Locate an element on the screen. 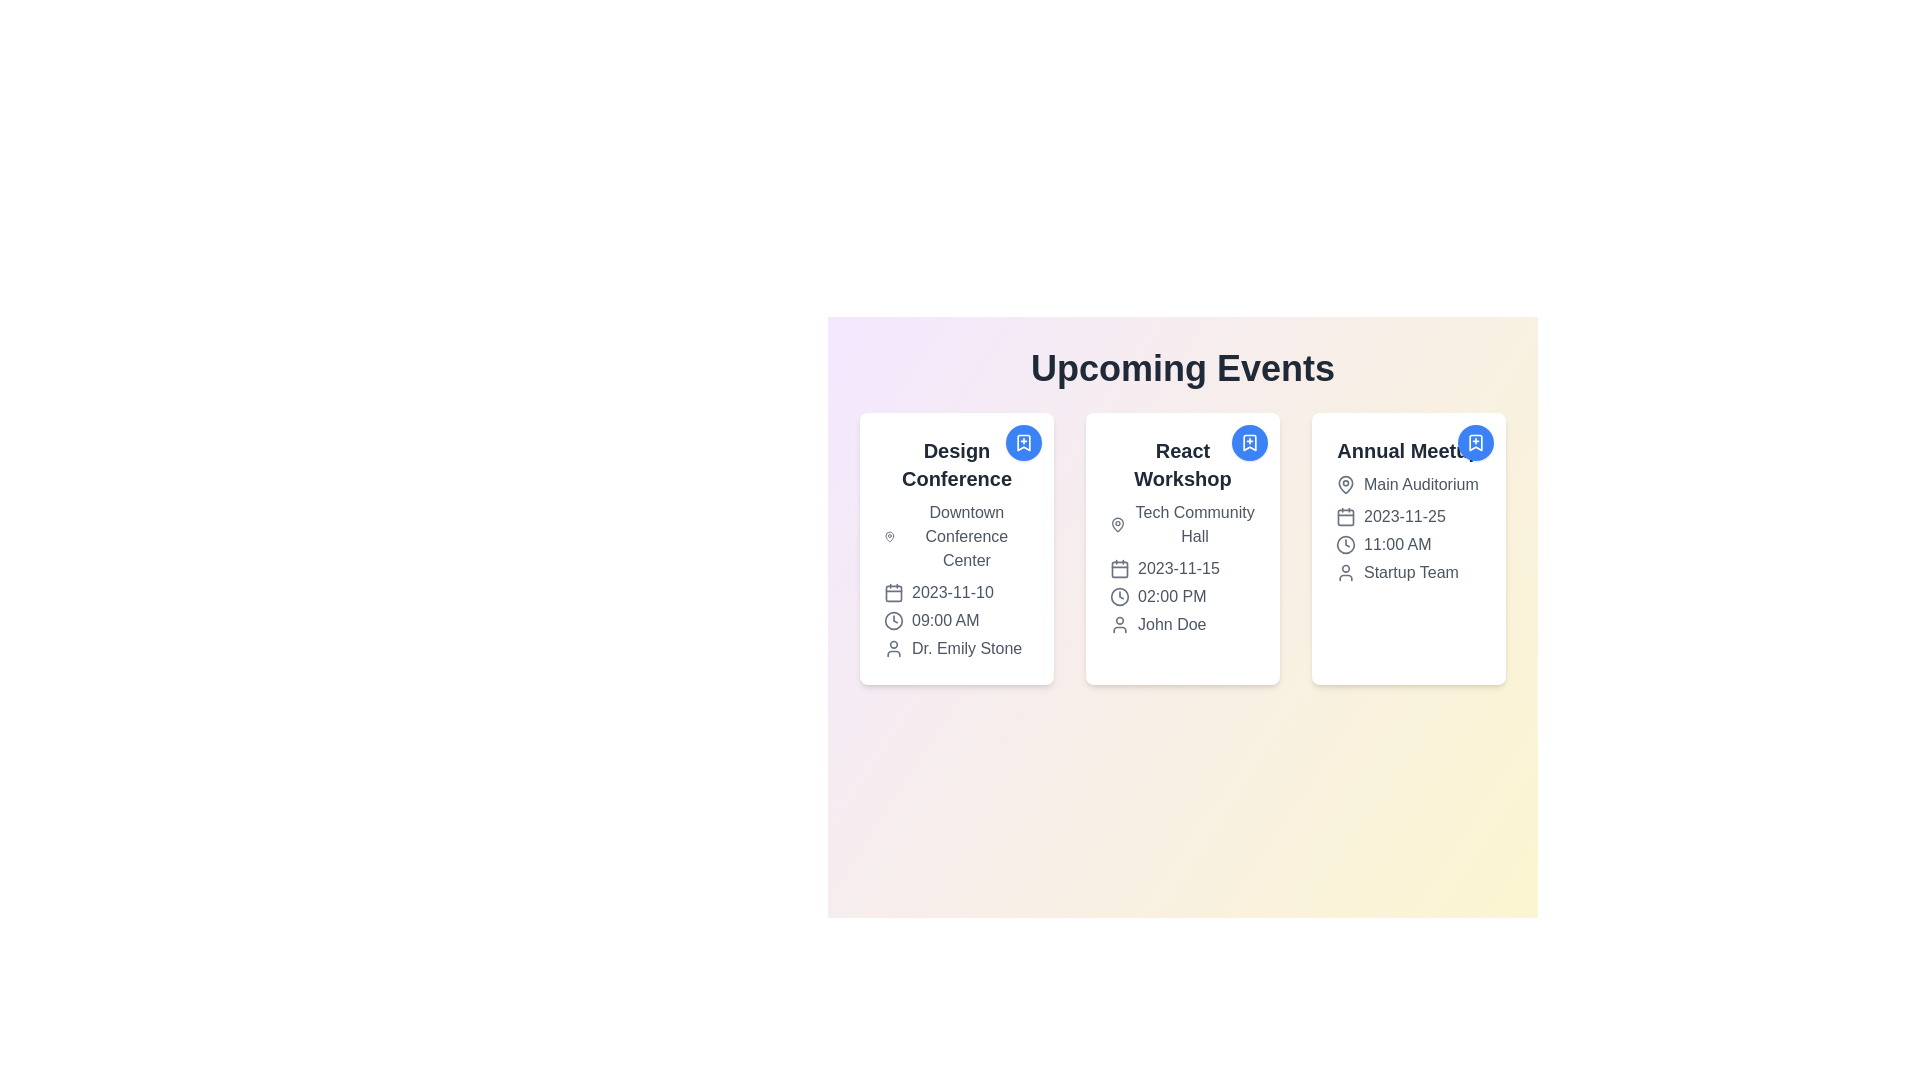 The height and width of the screenshot is (1080, 1920). the bookmark icon located in the top-right corner of the React Workshop card to bookmark the event for easy retrieval later is located at coordinates (1248, 442).